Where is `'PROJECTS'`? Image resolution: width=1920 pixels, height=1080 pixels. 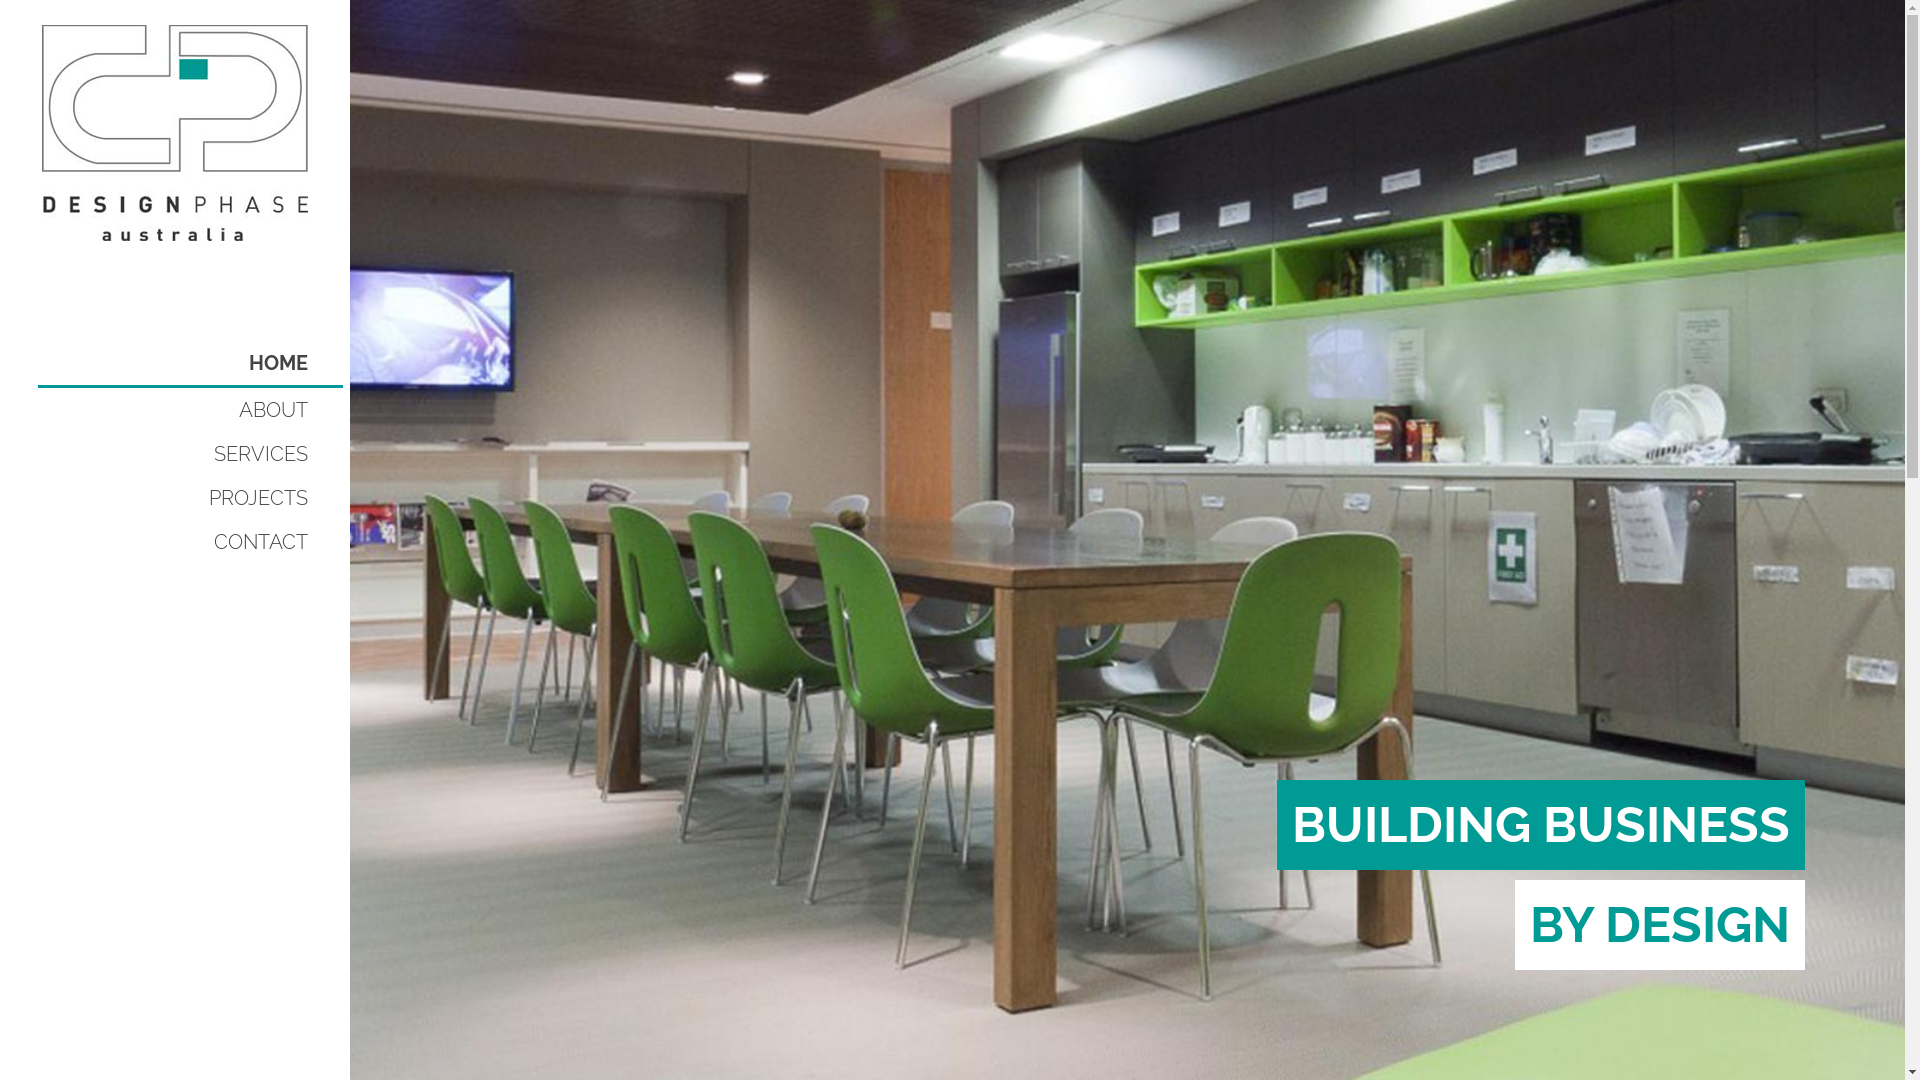 'PROJECTS' is located at coordinates (190, 496).